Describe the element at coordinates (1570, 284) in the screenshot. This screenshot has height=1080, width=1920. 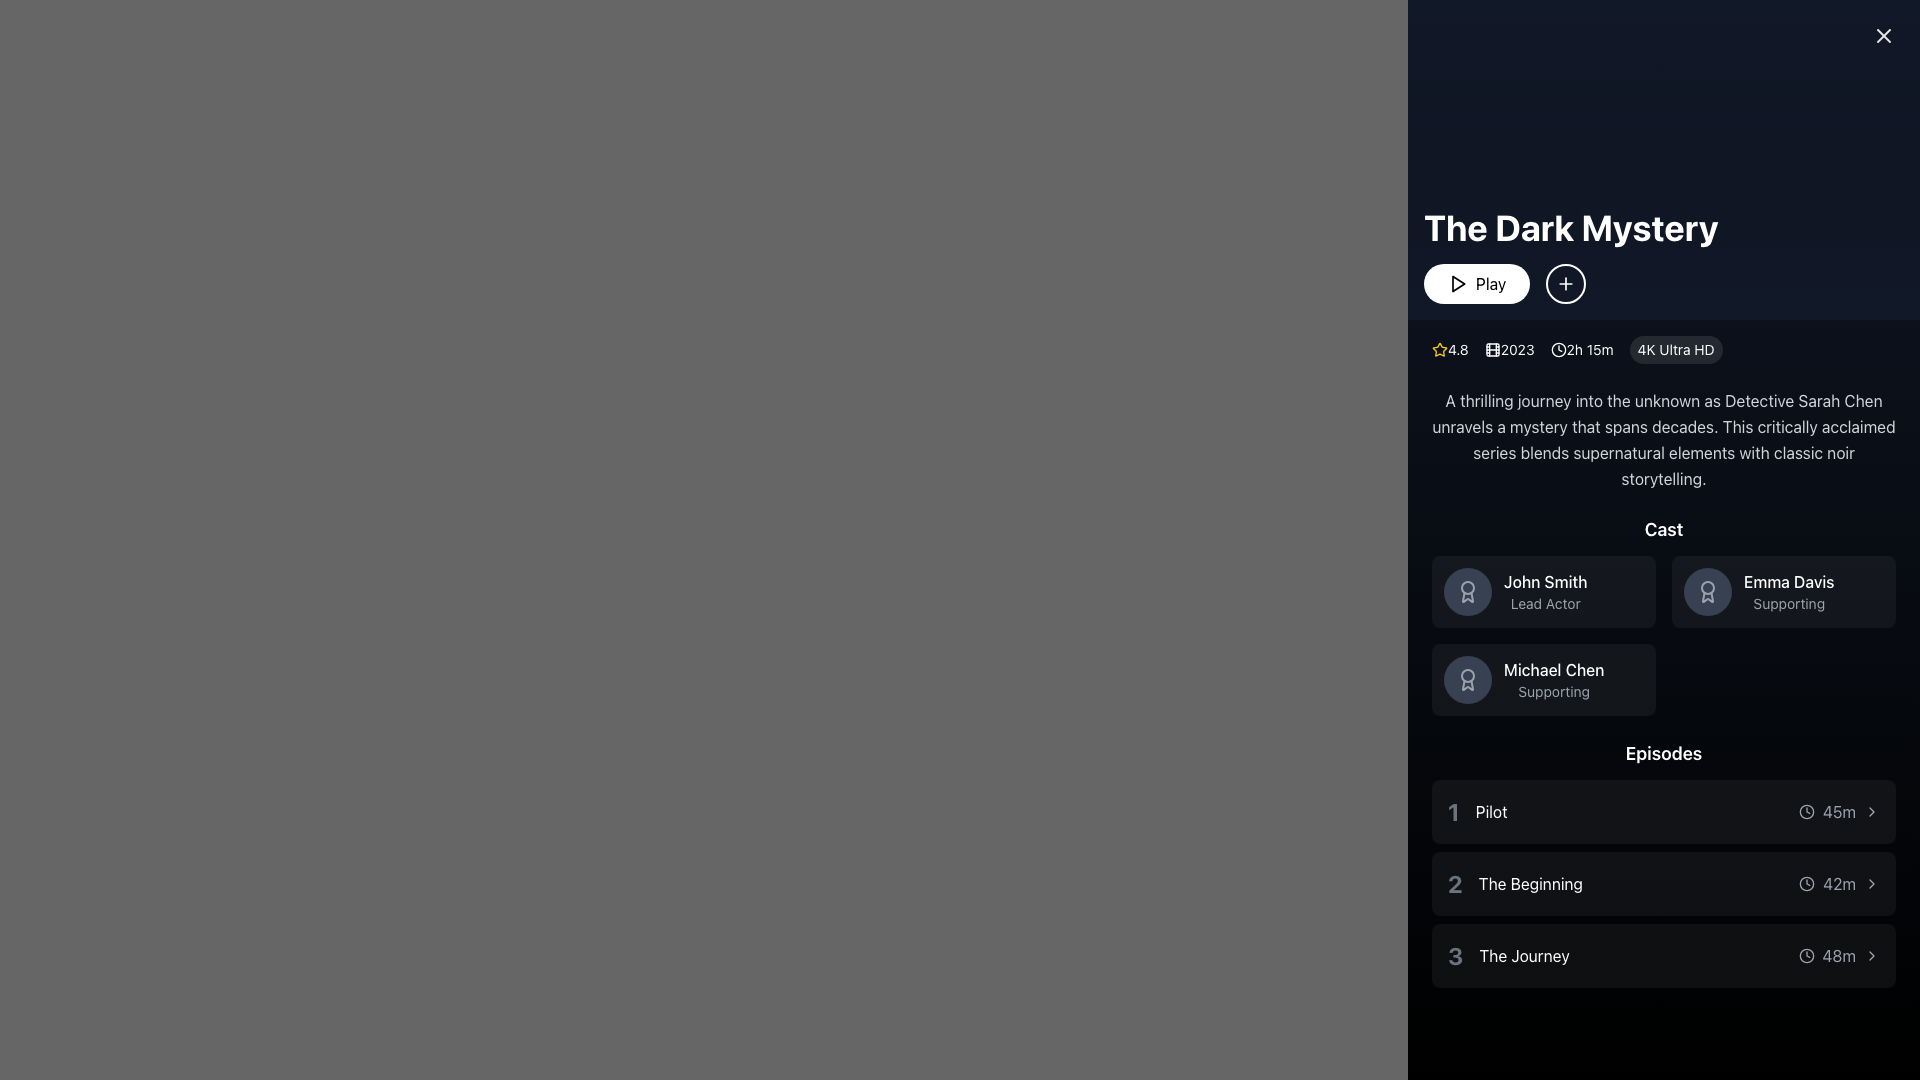
I see `the circular button with a plus symbol, located immediately` at that location.